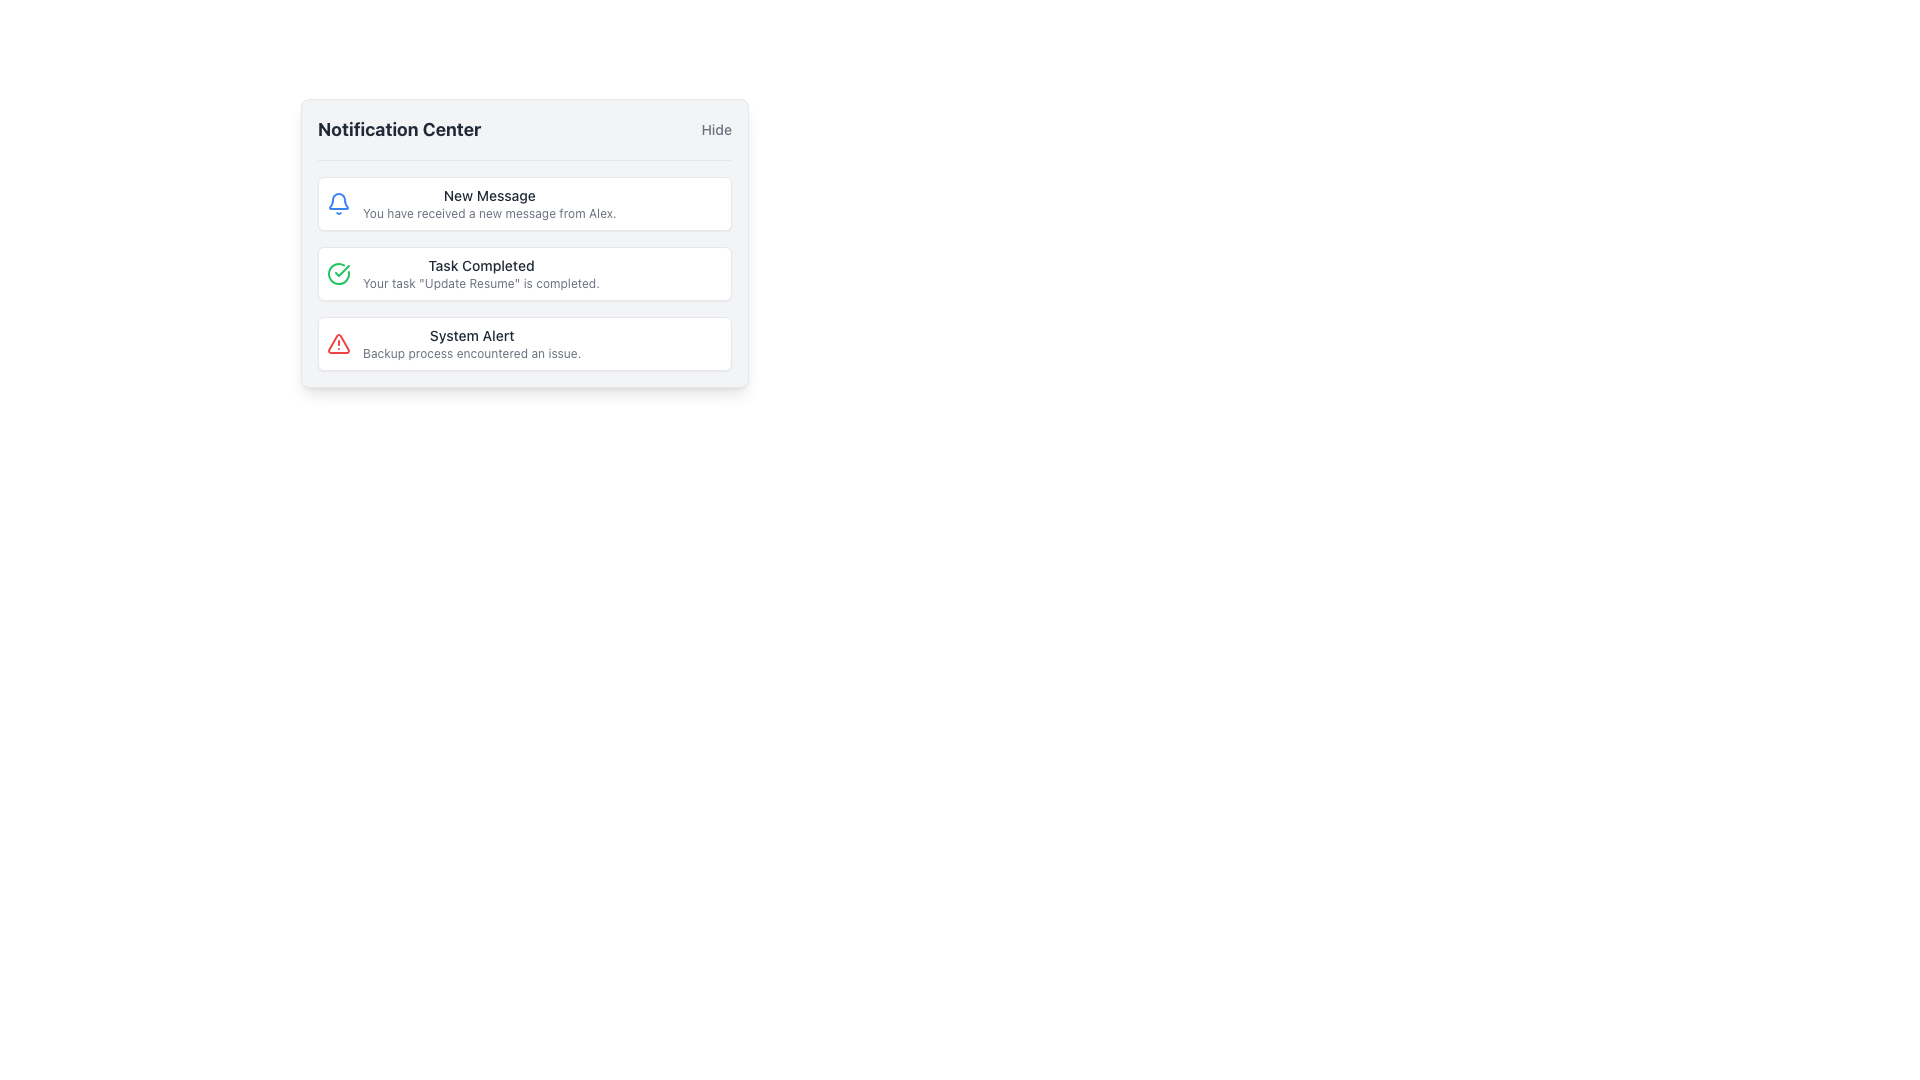  Describe the element at coordinates (339, 342) in the screenshot. I see `the warning icon located within the 'System Alert' notification in the Notification Center, which is the leftmost icon preceding the text content` at that location.